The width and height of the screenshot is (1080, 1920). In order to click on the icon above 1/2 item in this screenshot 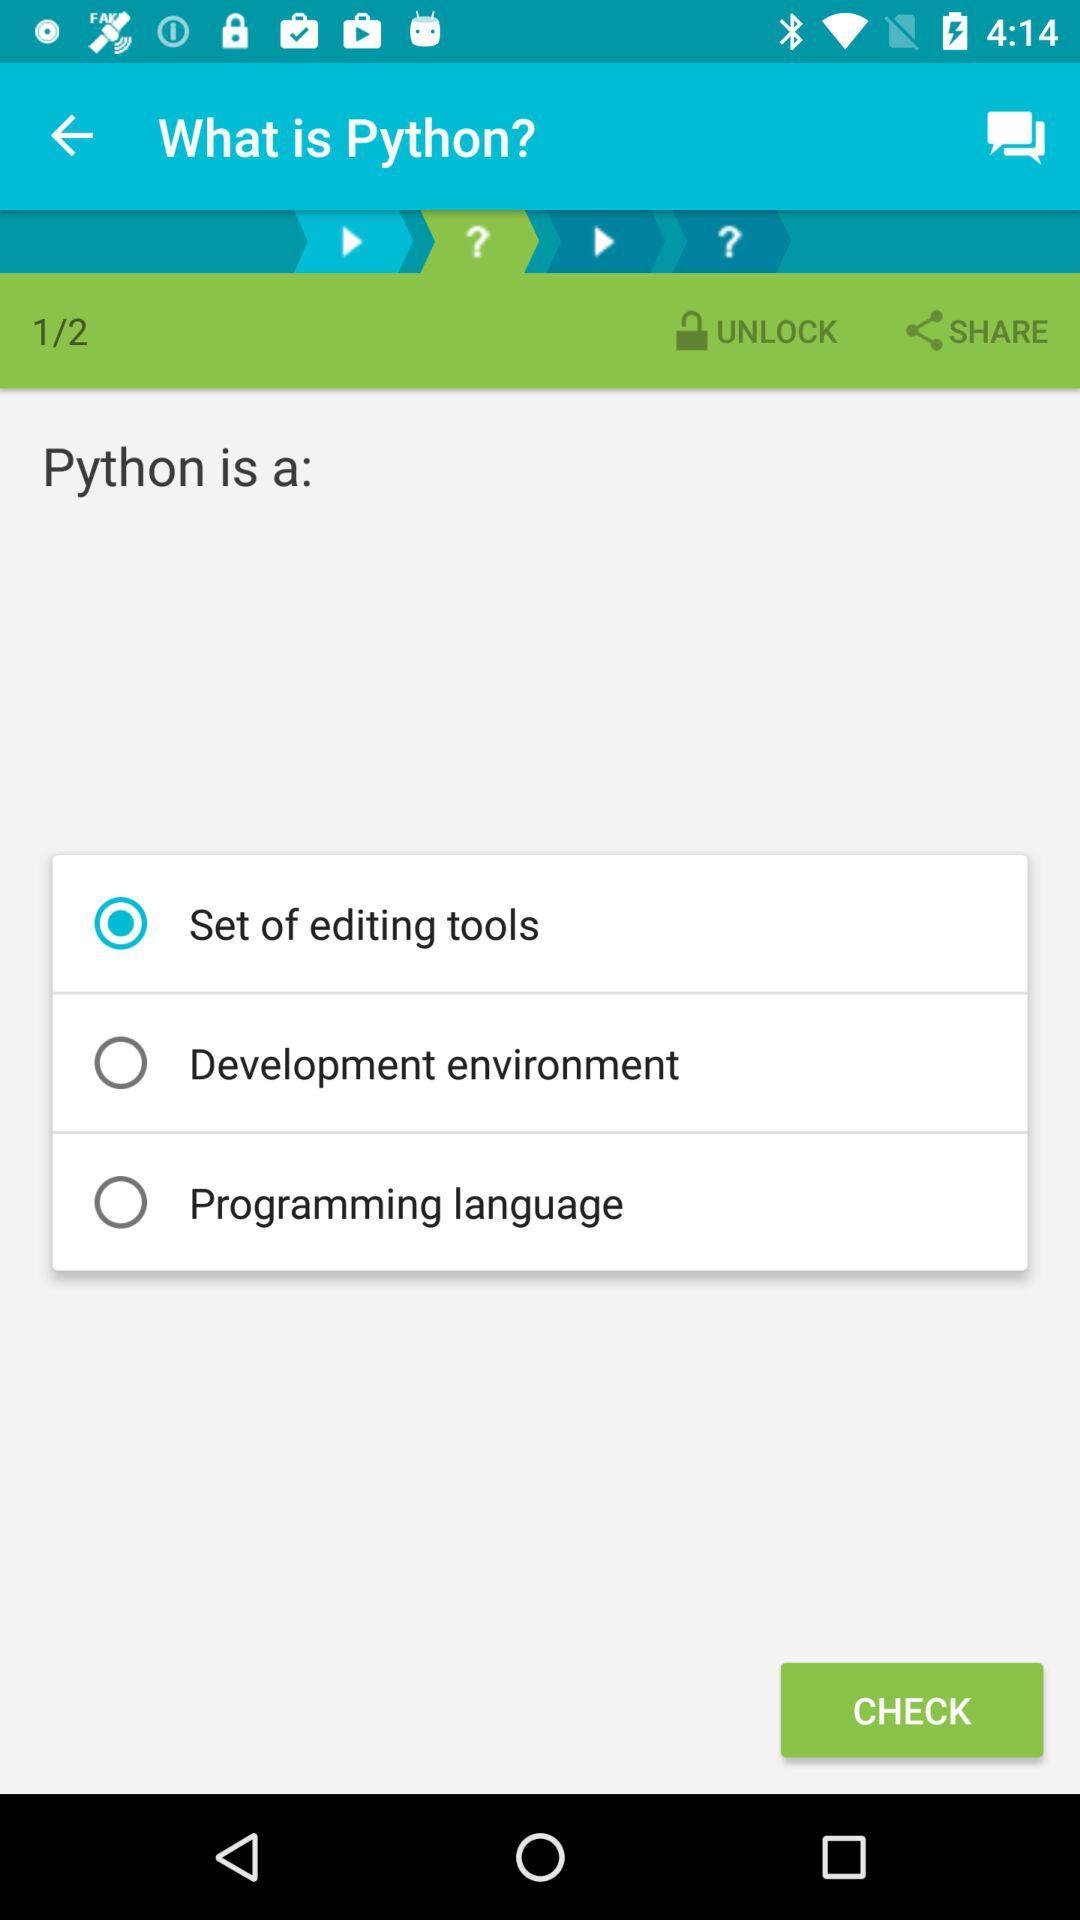, I will do `click(72, 135)`.